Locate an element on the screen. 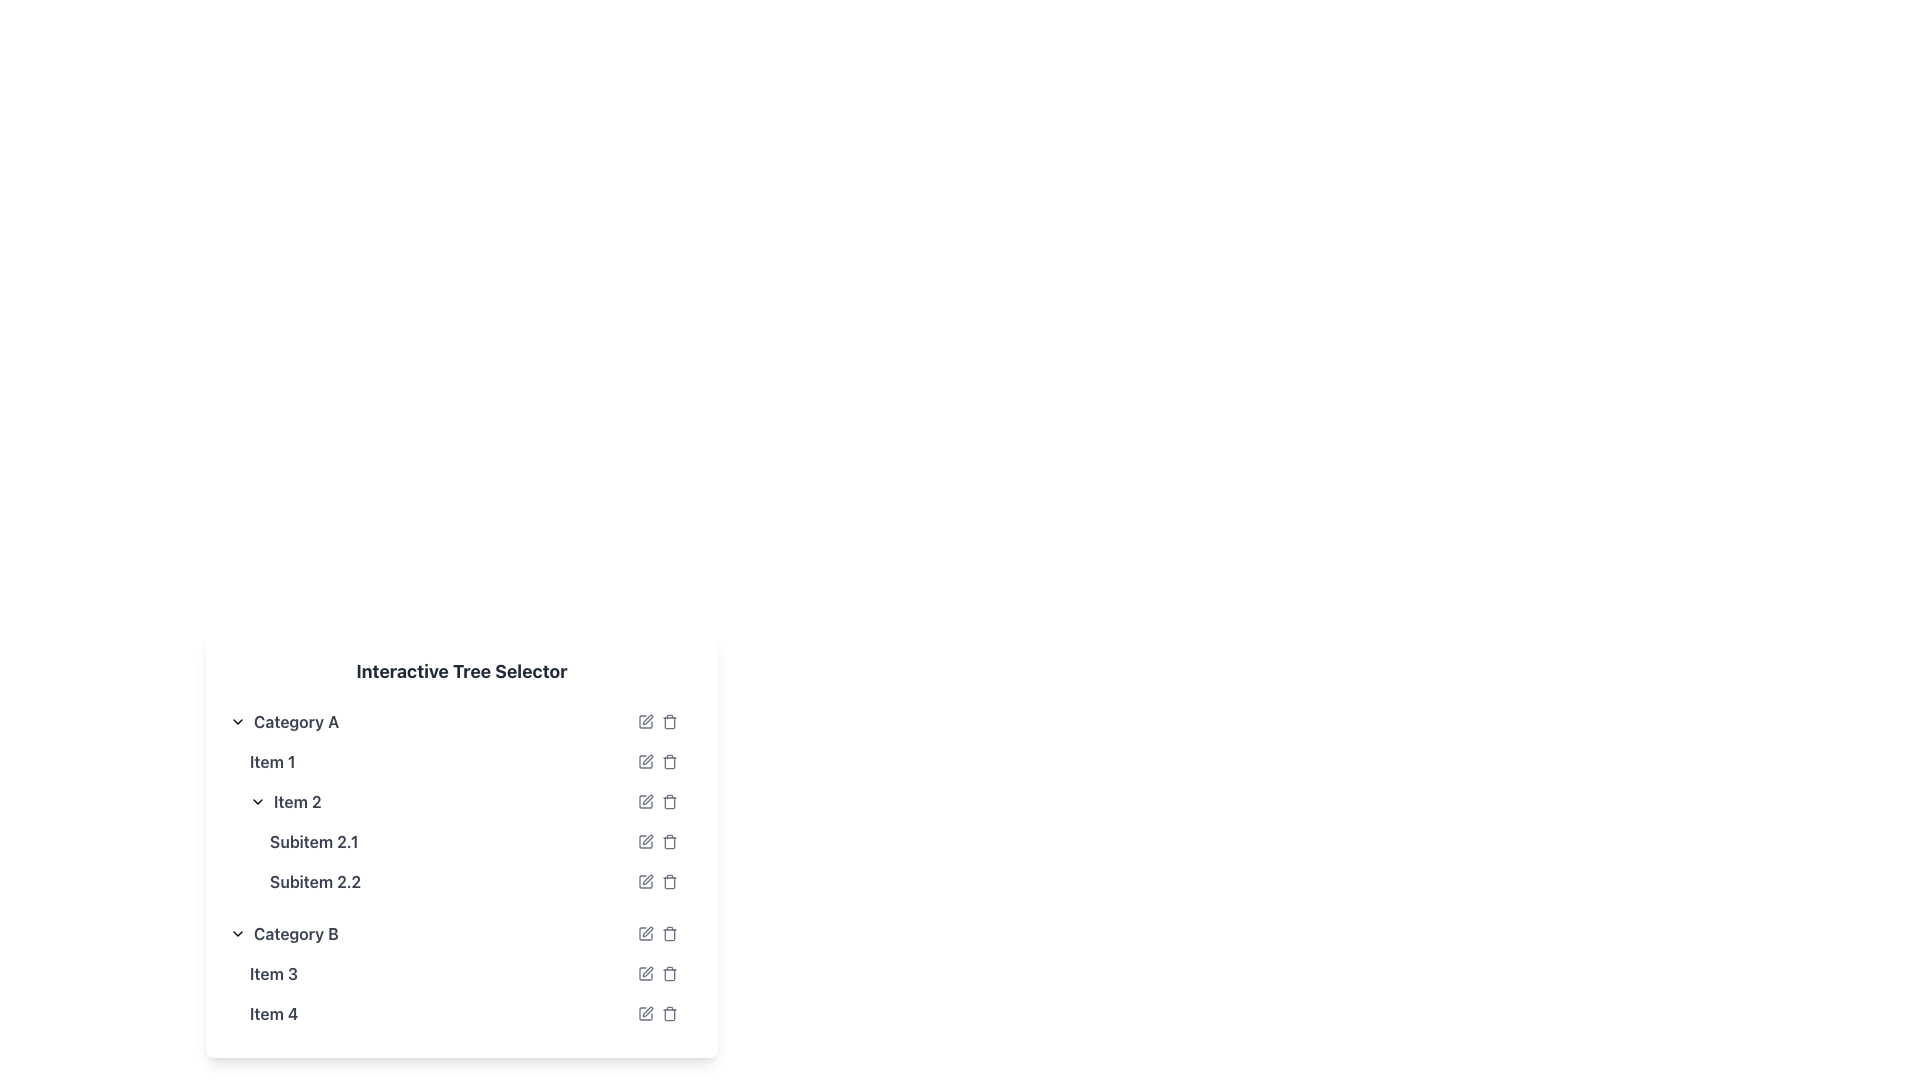 The image size is (1920, 1080). the square icon with a pen or pencil intersecting it, which is part of the 'Interactive Tree Selector' next to 'Item 3' is located at coordinates (646, 973).